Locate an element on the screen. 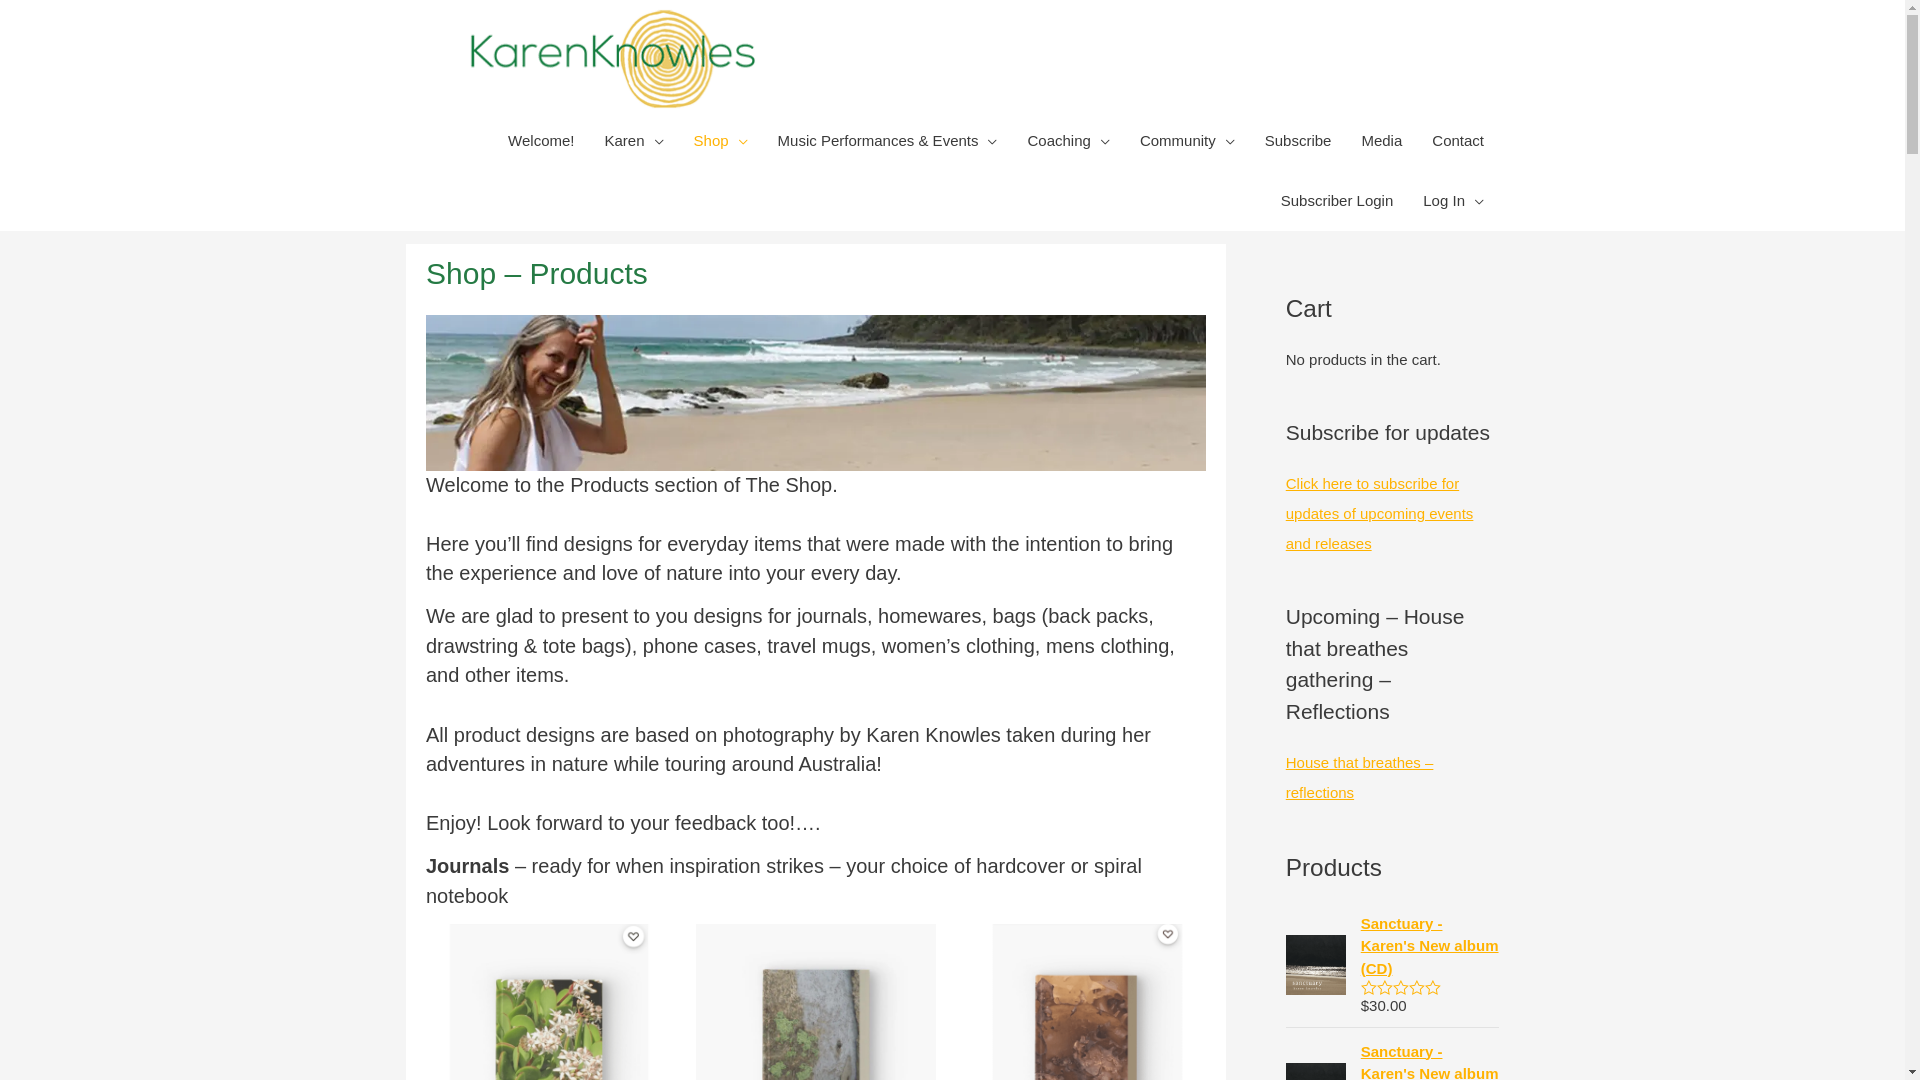  'Music Performances & Events' is located at coordinates (887, 140).